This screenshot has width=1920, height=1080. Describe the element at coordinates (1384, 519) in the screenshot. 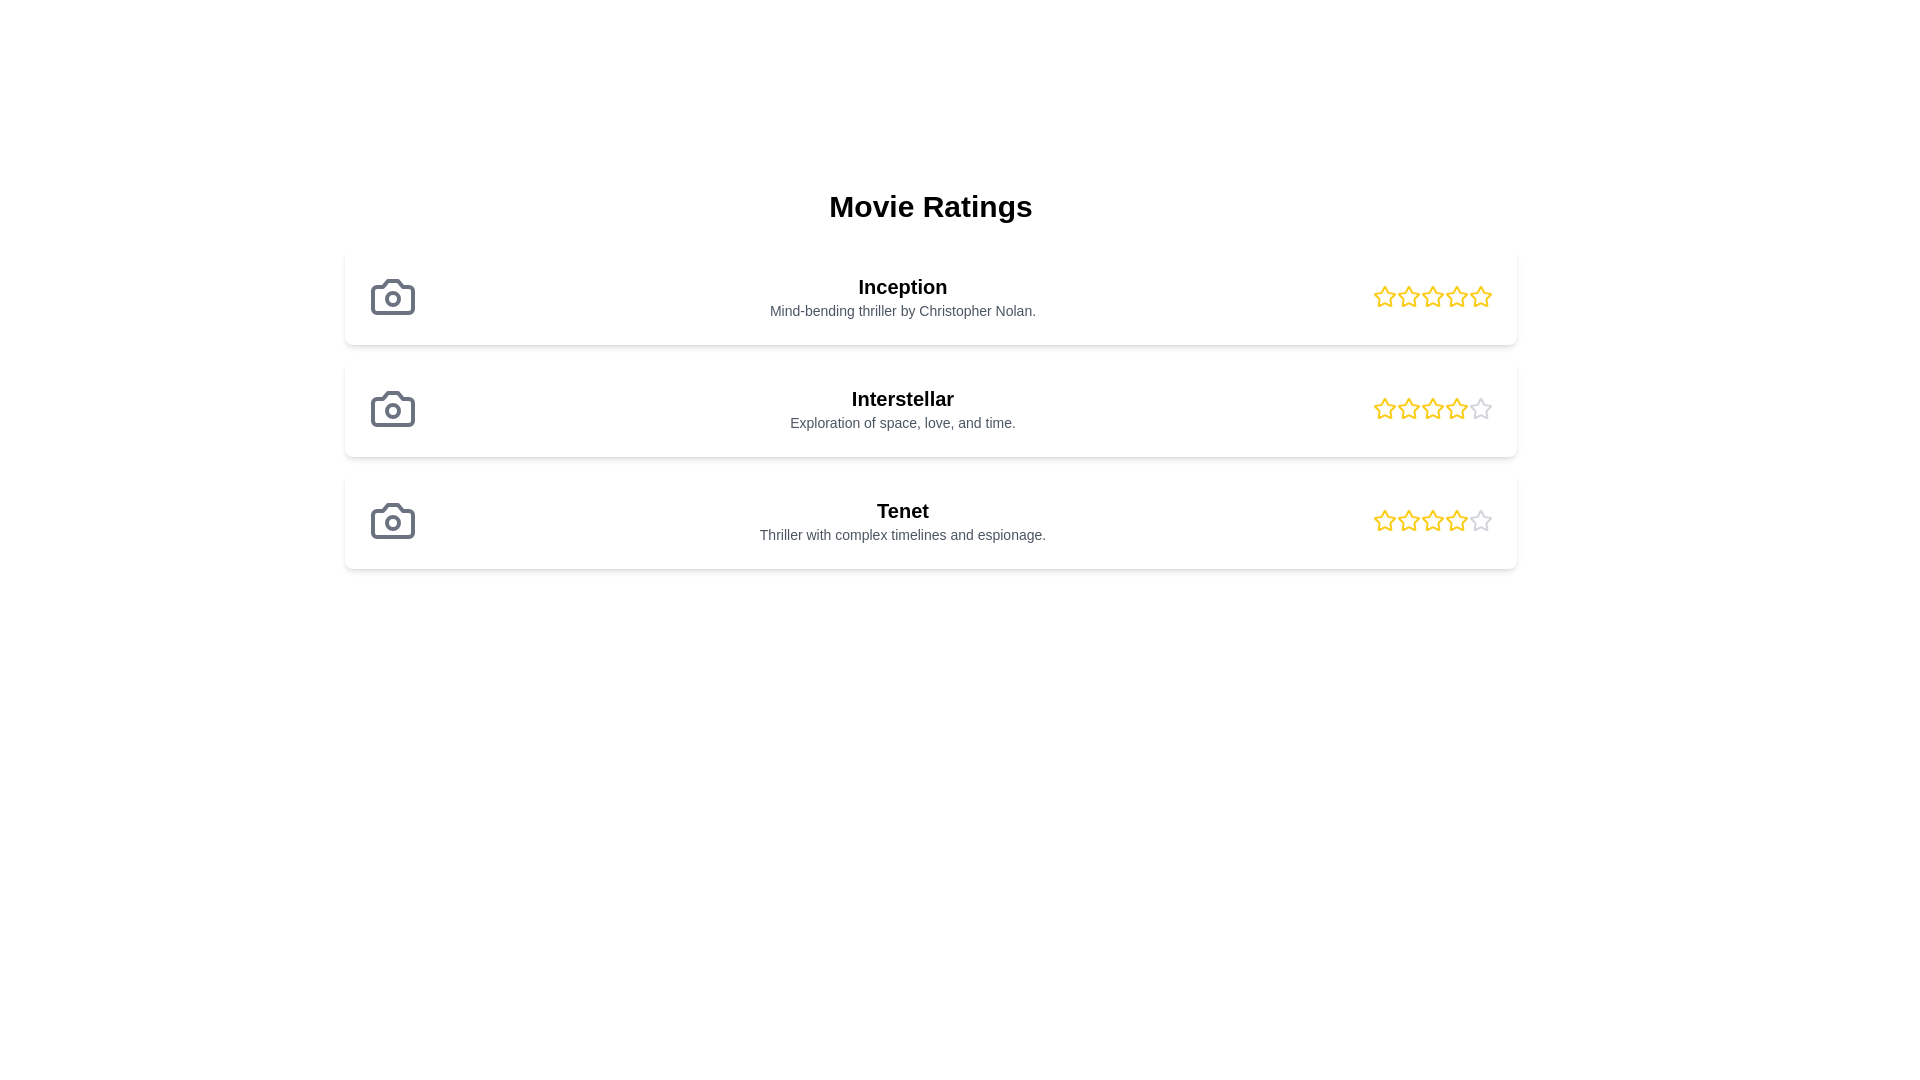

I see `the third star in the row of five stars next` at that location.